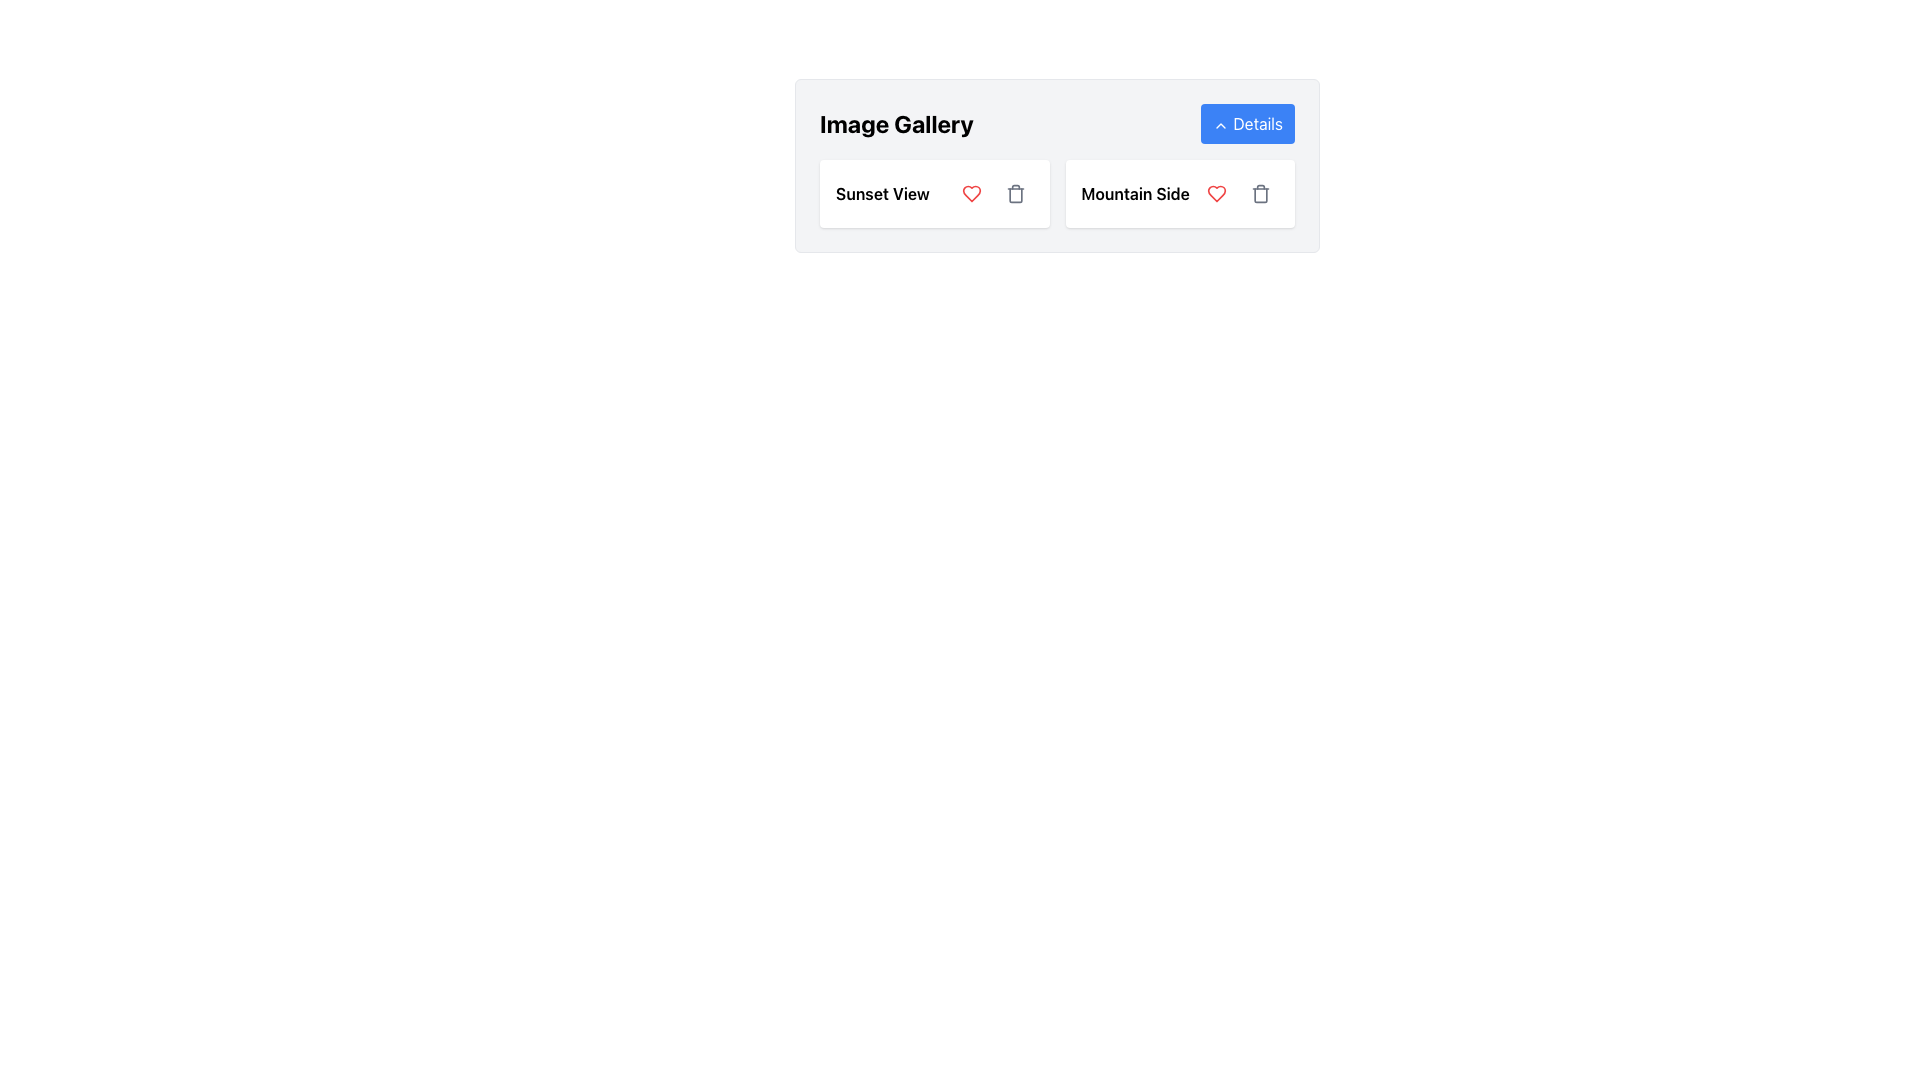 Image resolution: width=1920 pixels, height=1080 pixels. I want to click on the trash can button, which is styled with a minimalist line drawing appearance in gray, so click(1015, 193).